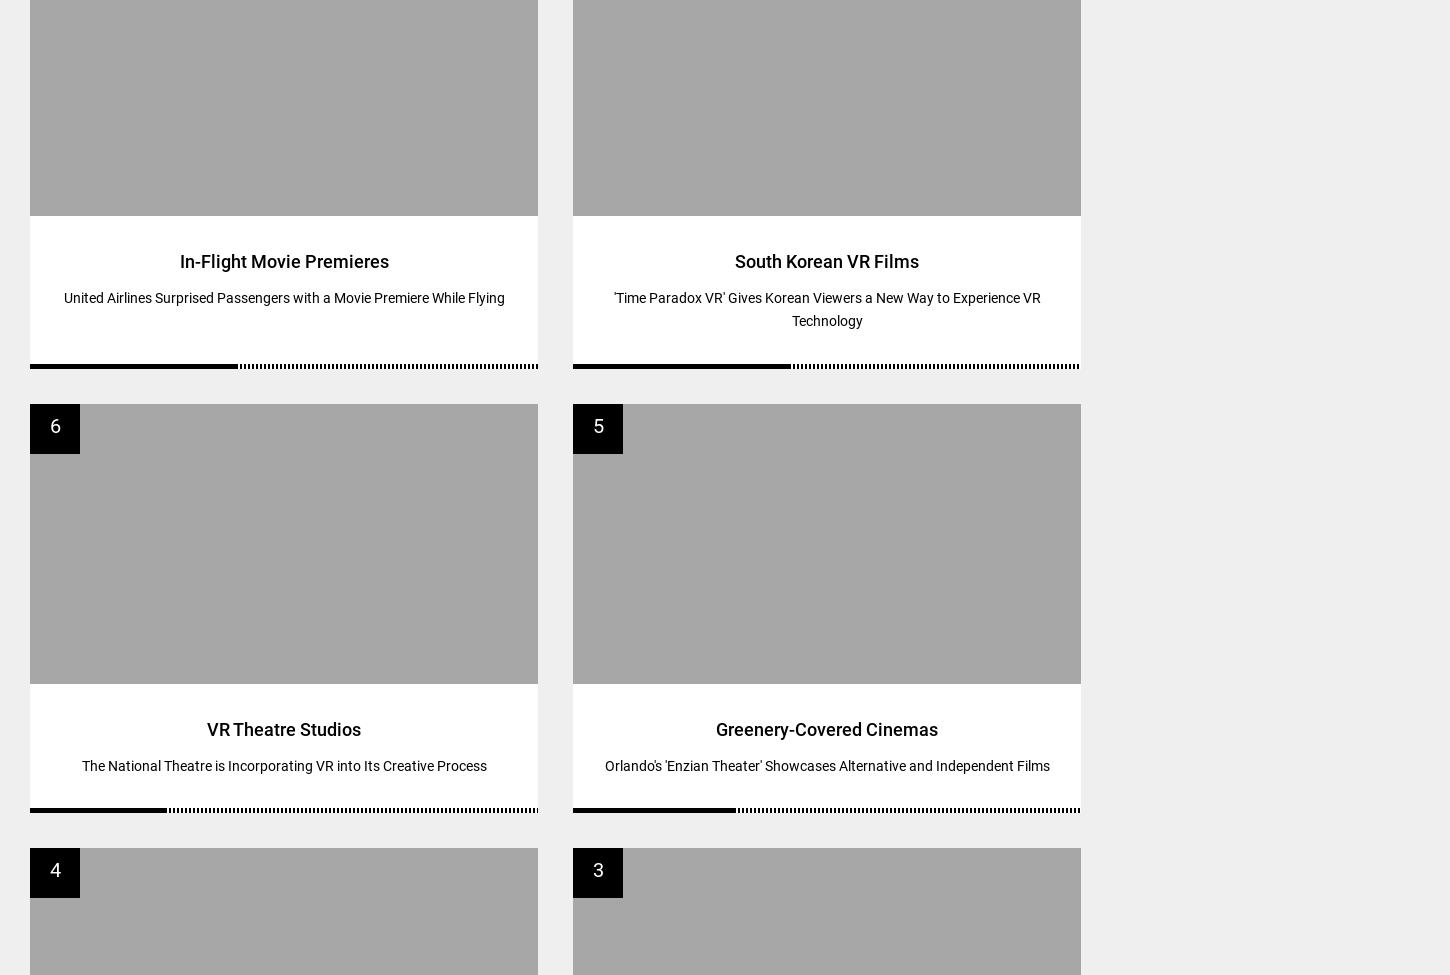  Describe the element at coordinates (54, 425) in the screenshot. I see `'6'` at that location.